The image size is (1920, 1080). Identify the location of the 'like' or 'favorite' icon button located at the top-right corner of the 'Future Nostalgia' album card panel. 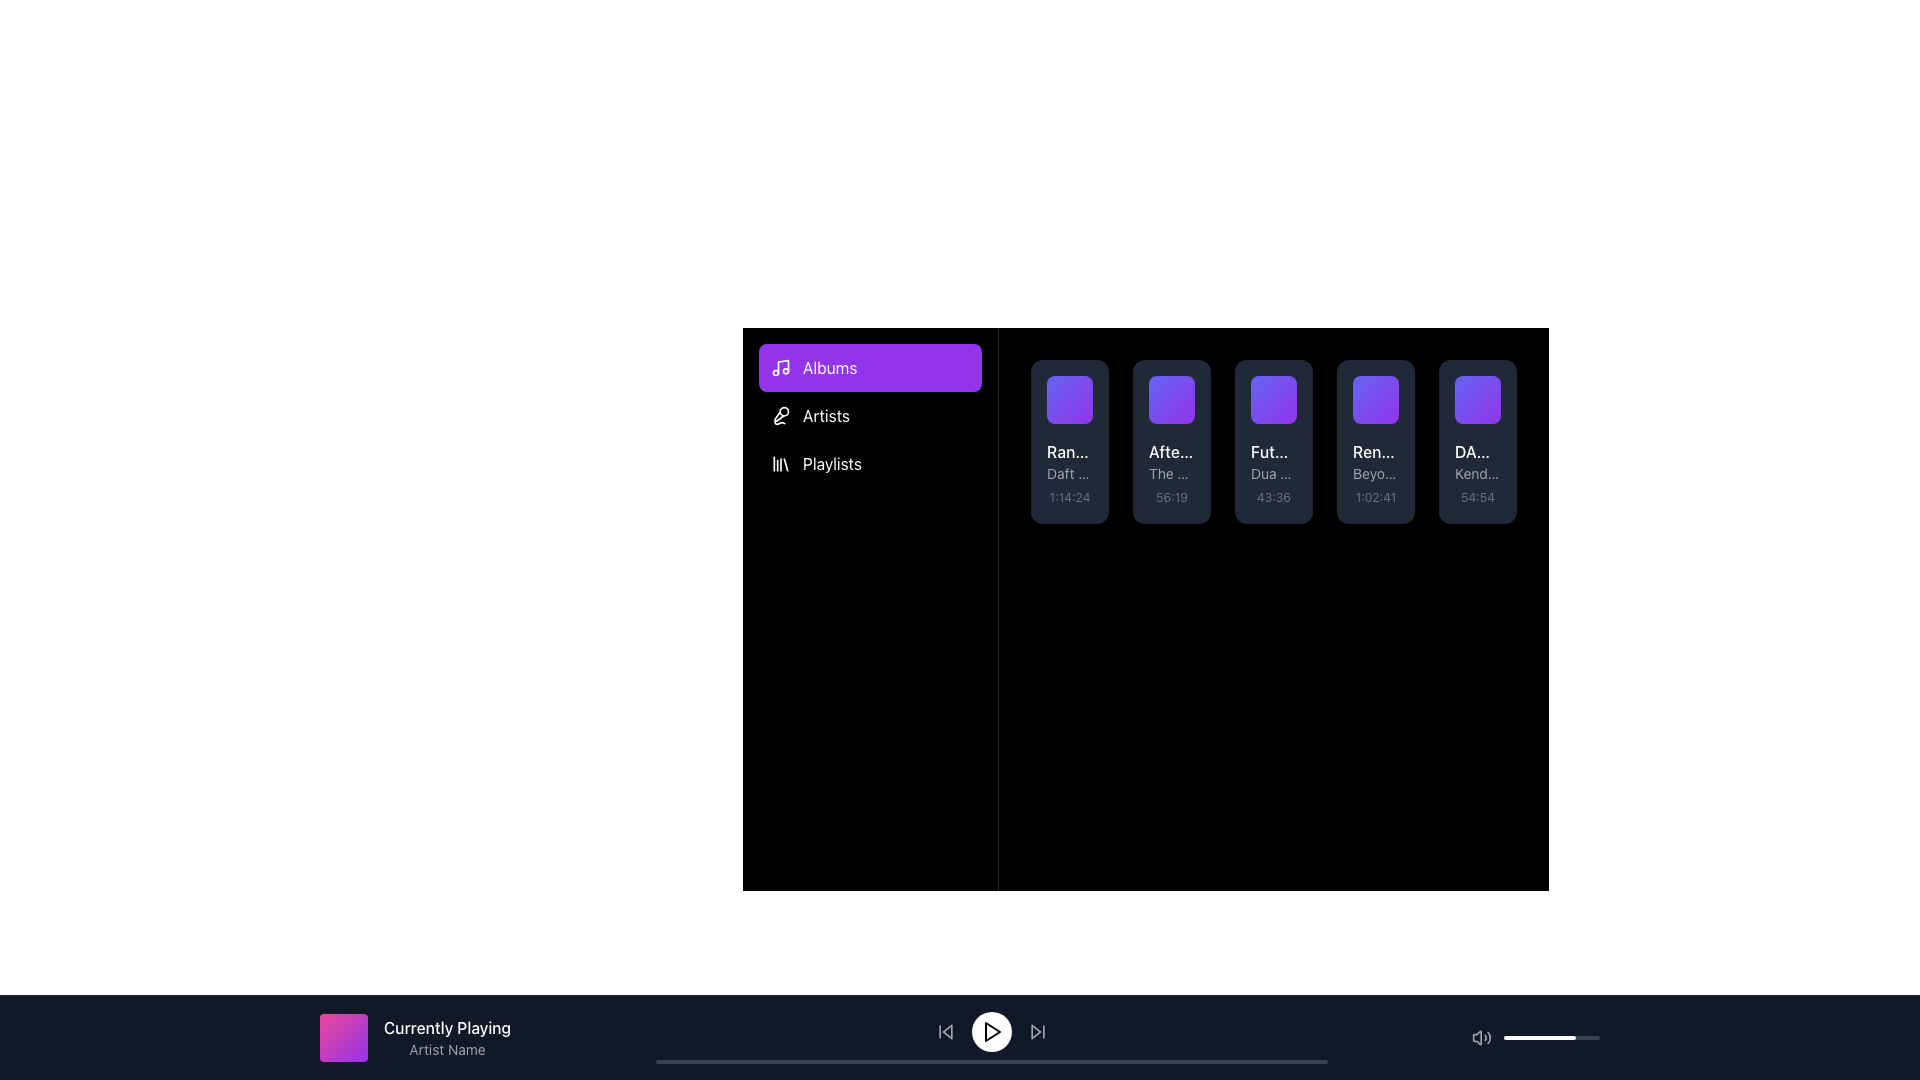
(1285, 388).